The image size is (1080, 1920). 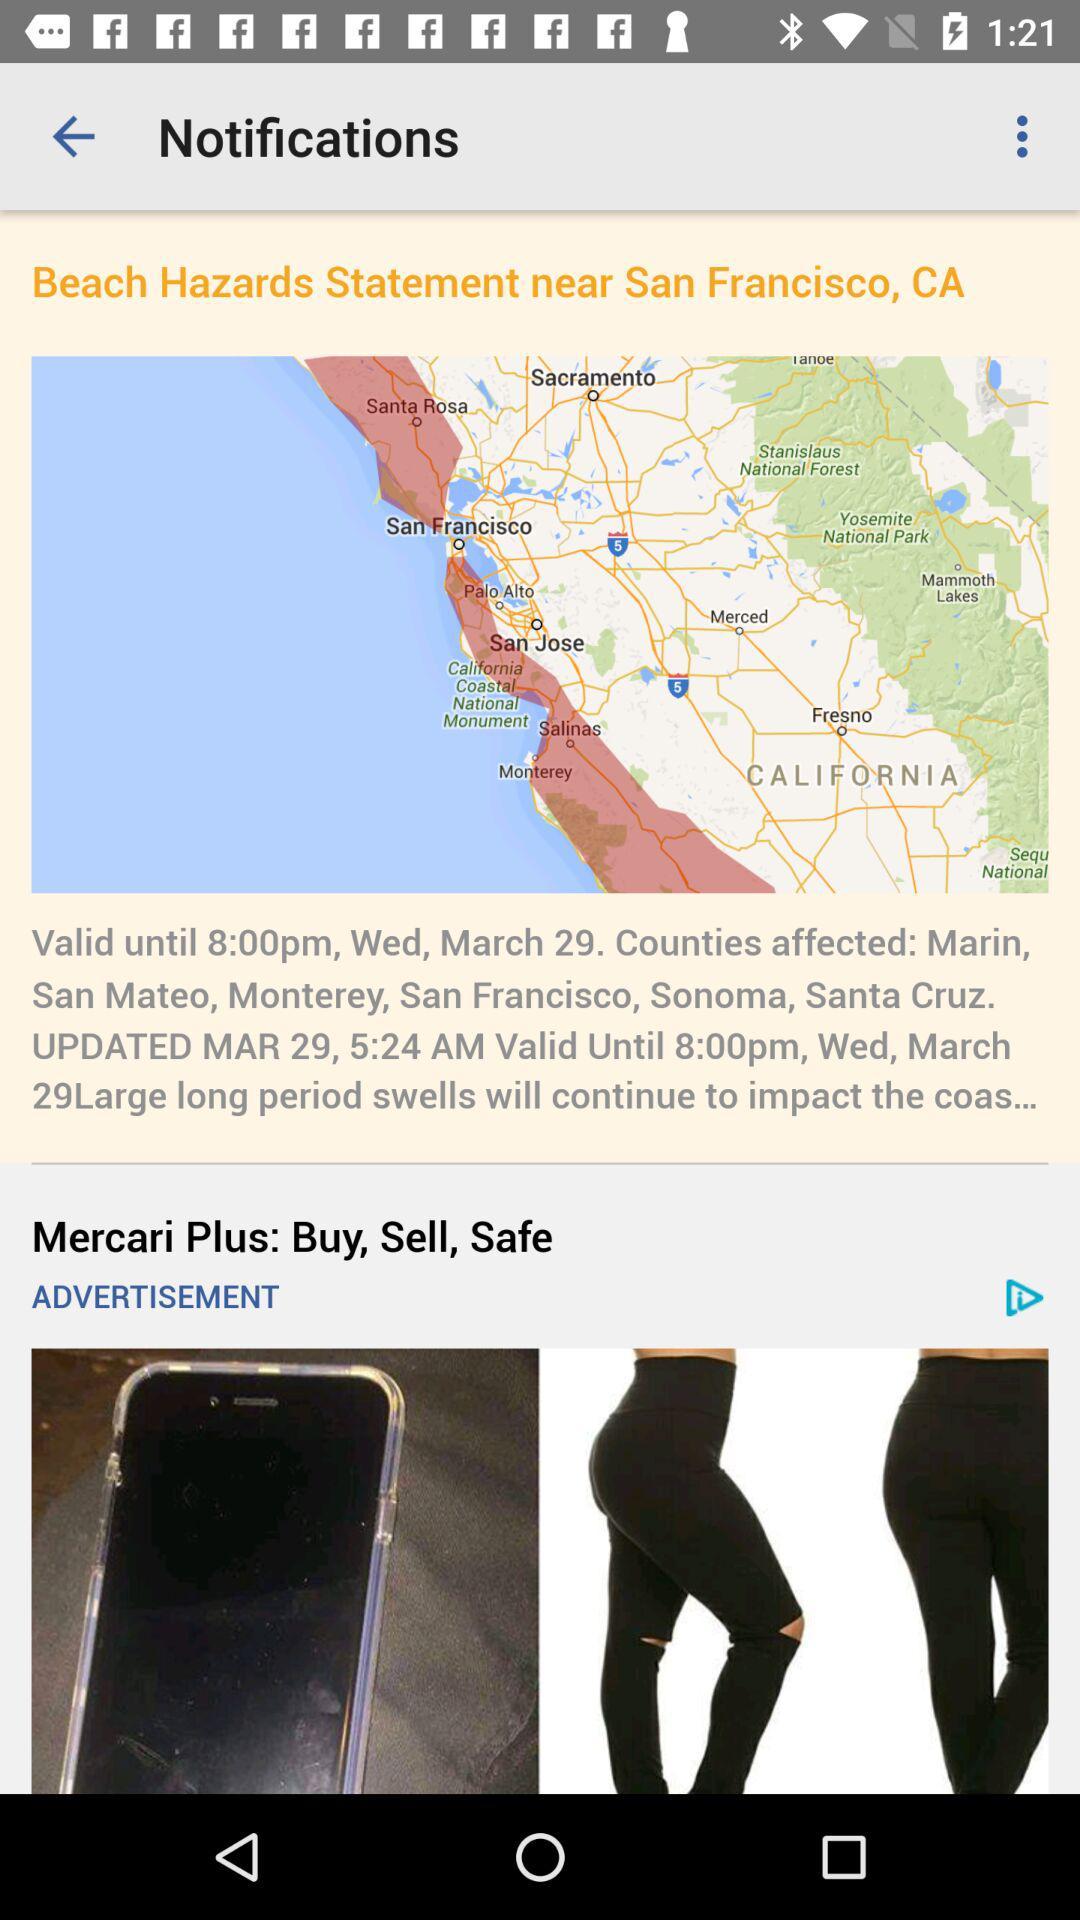 What do you see at coordinates (540, 1570) in the screenshot?
I see `advertisement page` at bounding box center [540, 1570].